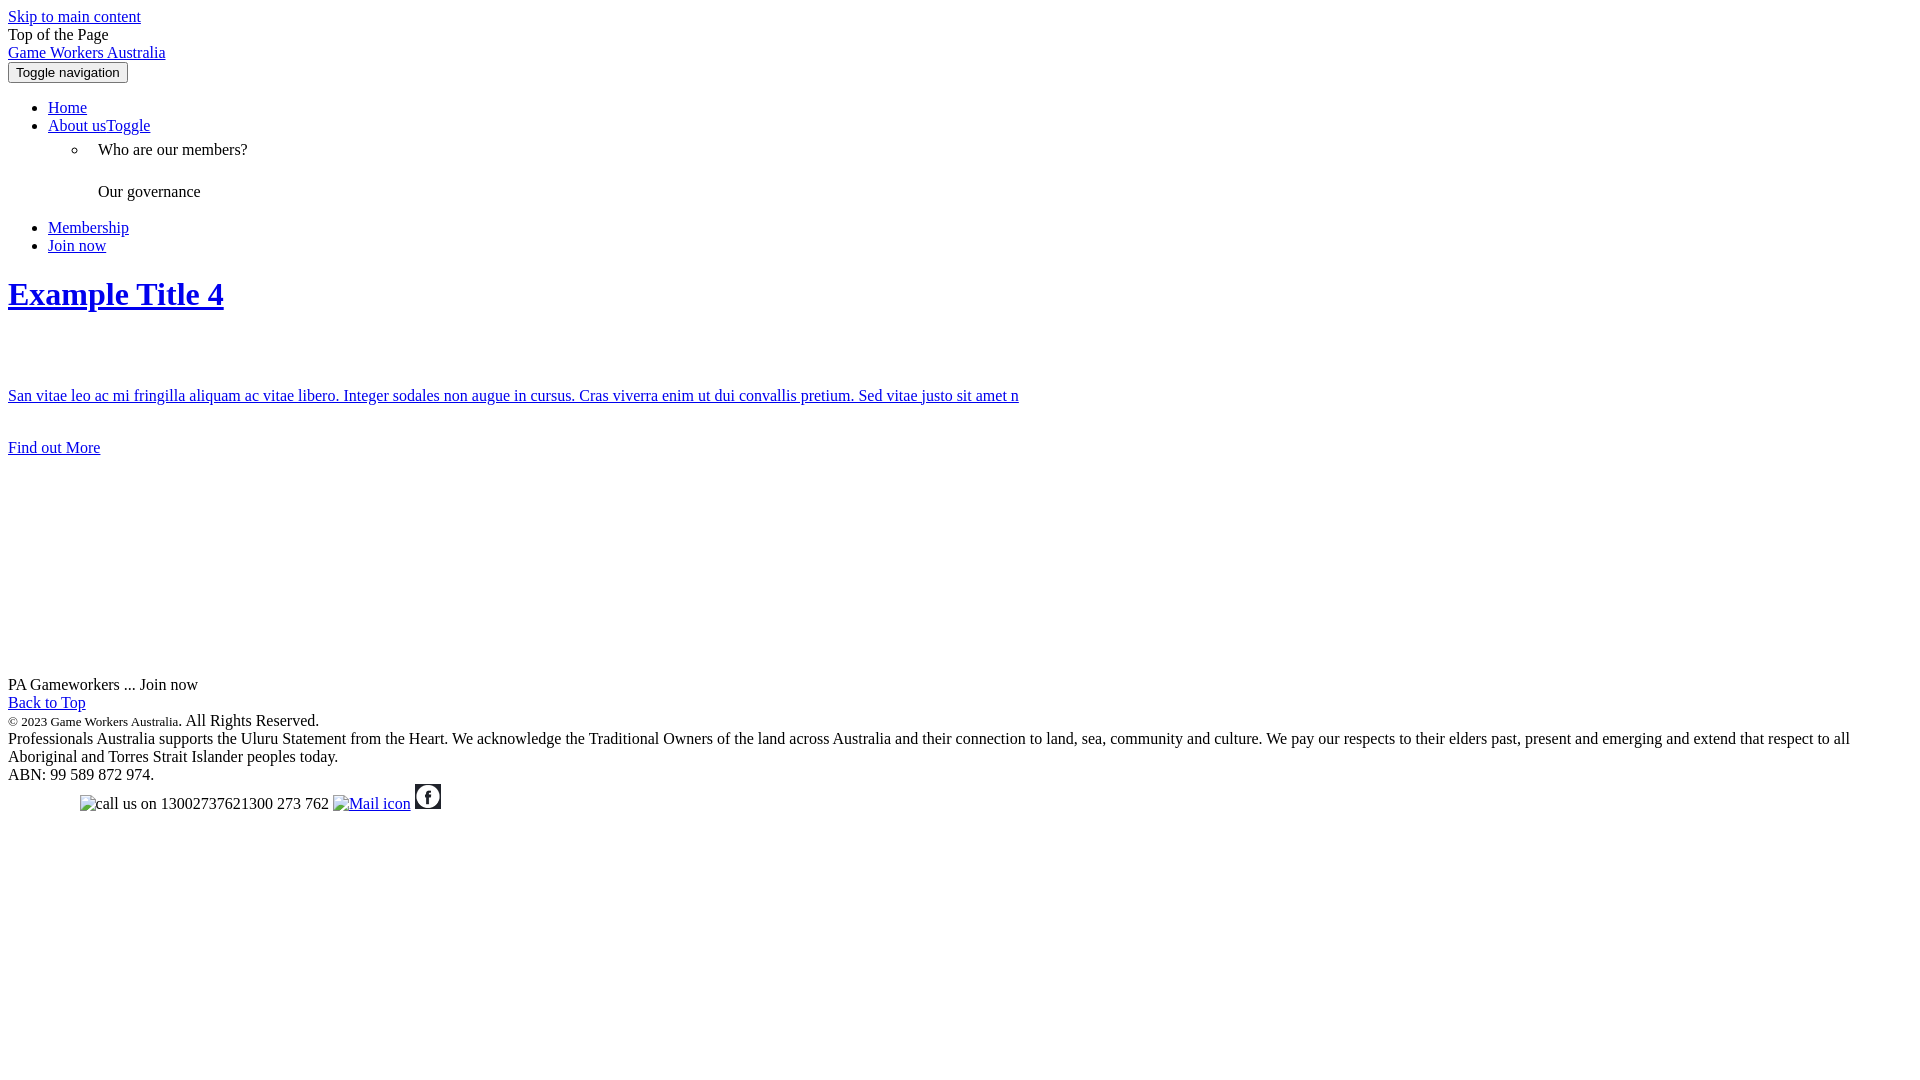  What do you see at coordinates (86, 149) in the screenshot?
I see `'Who are our members?'` at bounding box center [86, 149].